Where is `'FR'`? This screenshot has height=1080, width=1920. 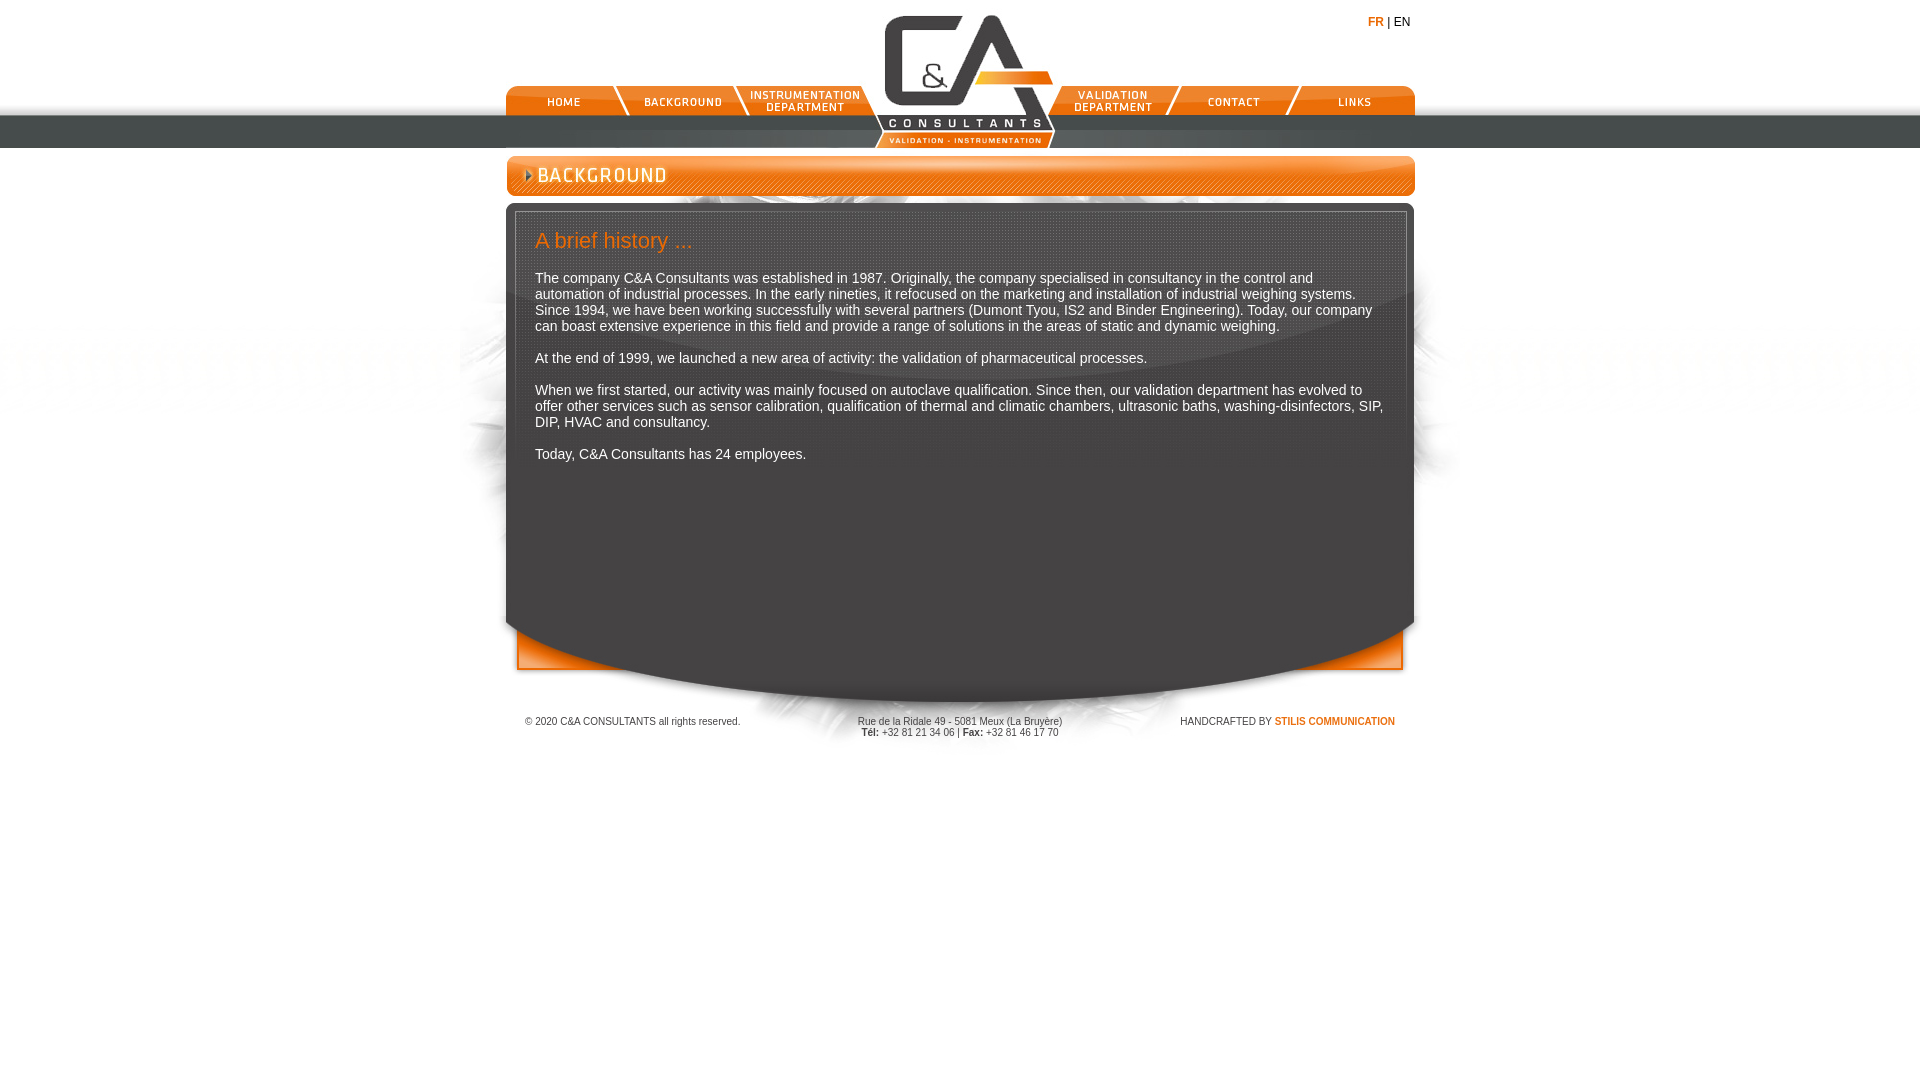
'FR' is located at coordinates (1375, 22).